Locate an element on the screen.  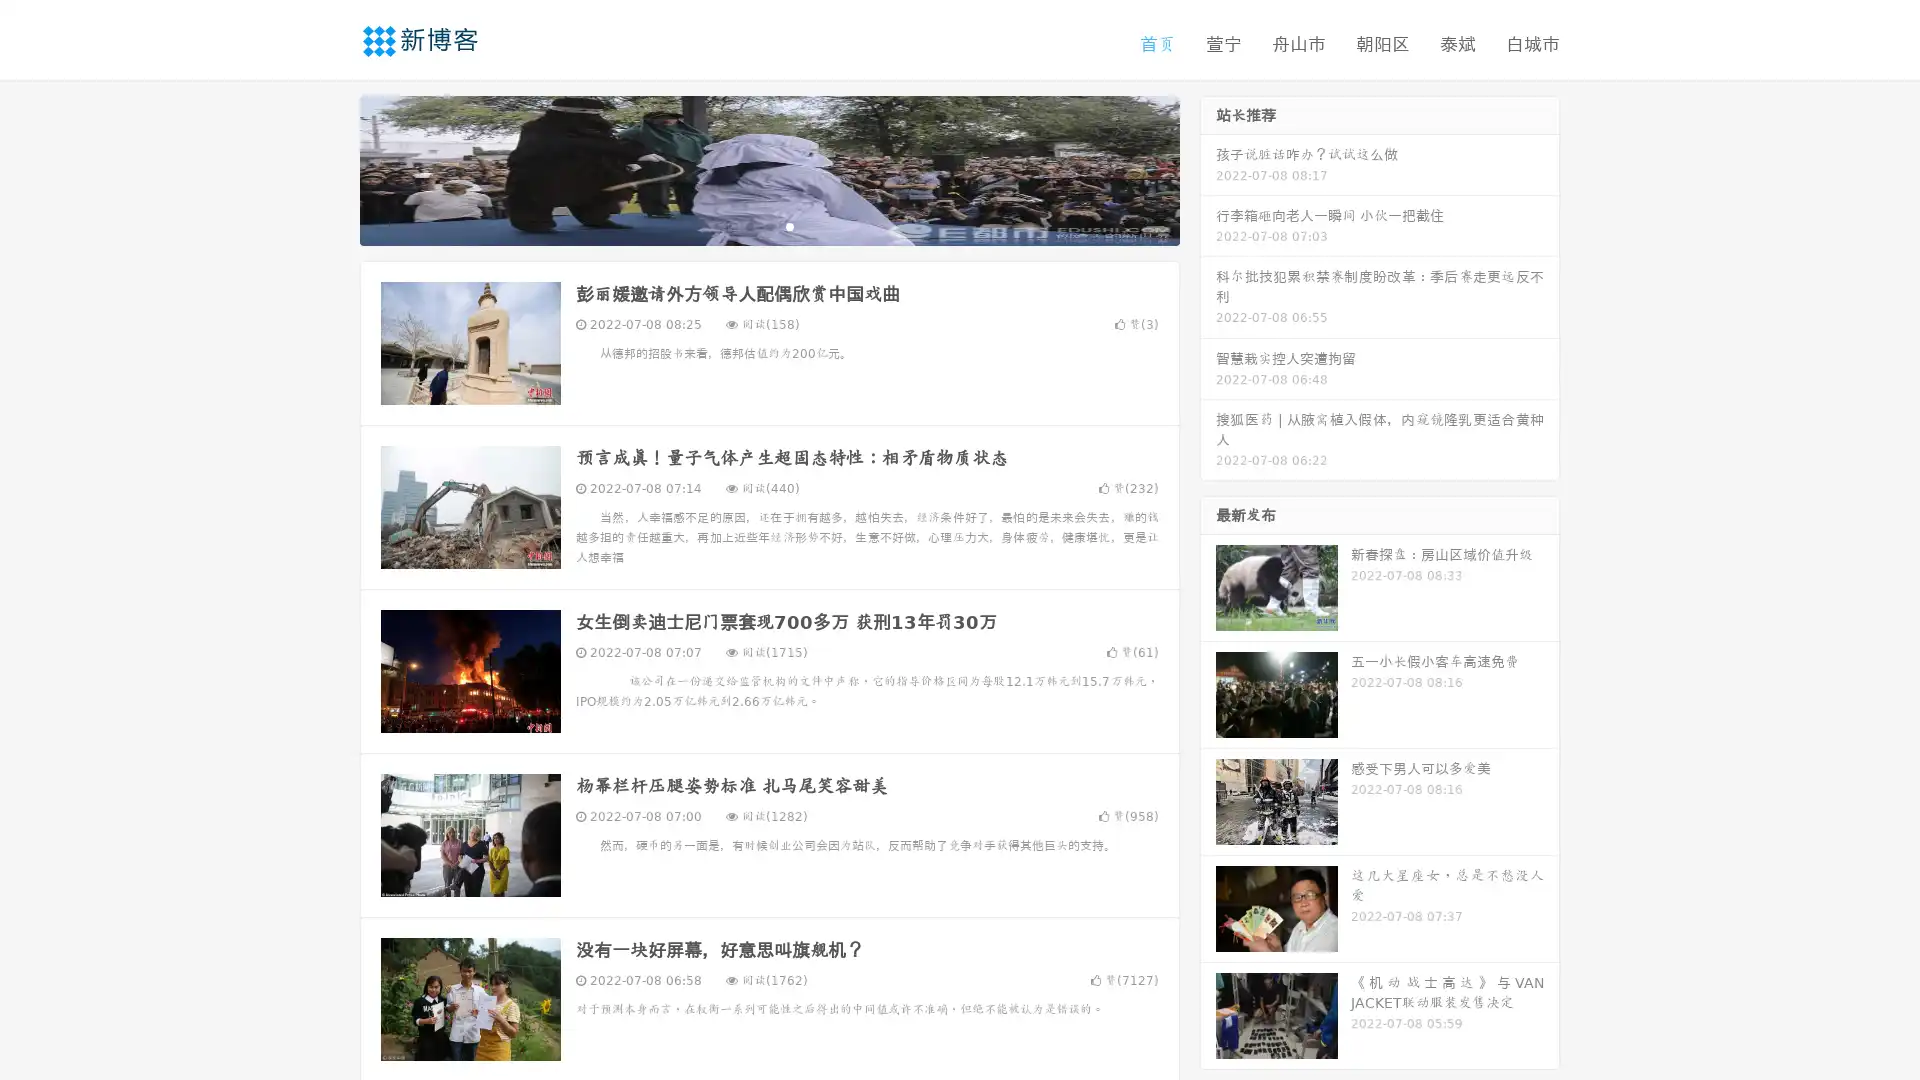
Go to slide 1 is located at coordinates (748, 225).